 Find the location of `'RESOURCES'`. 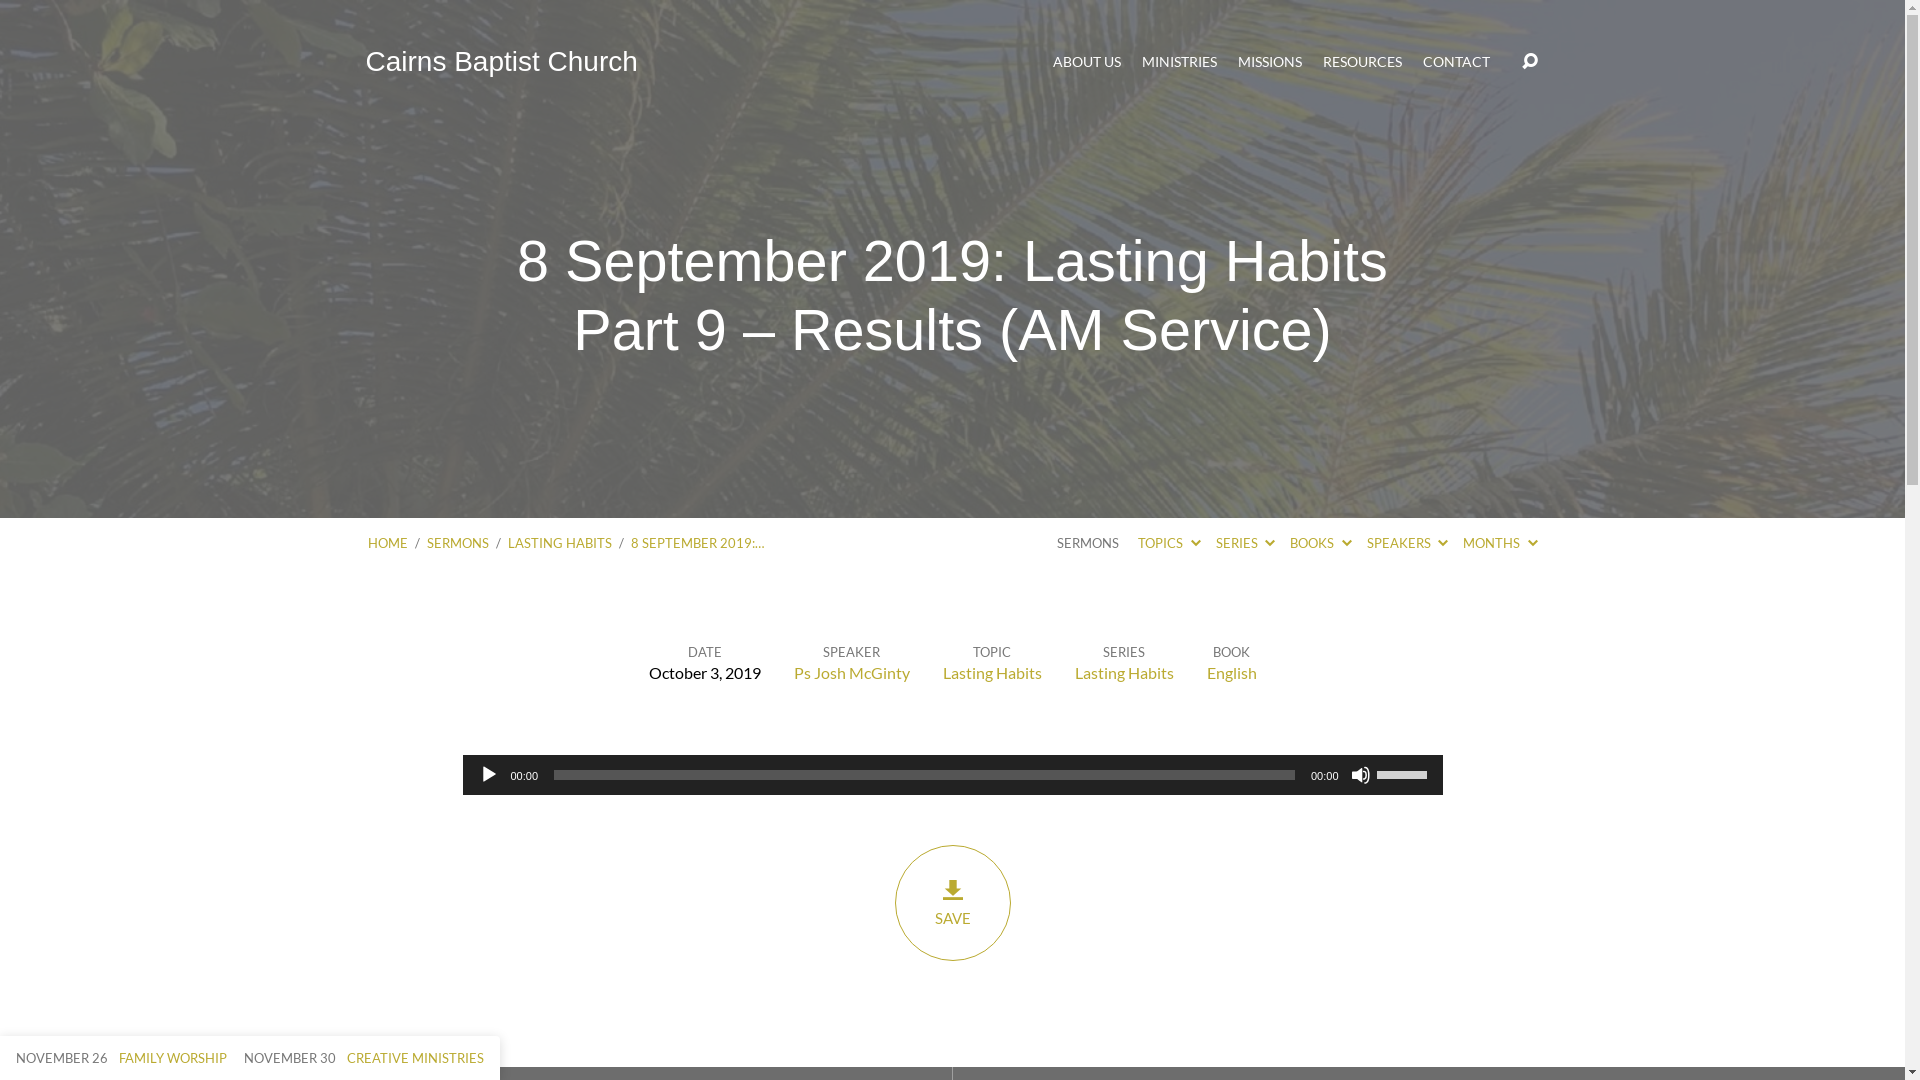

'RESOURCES' is located at coordinates (1361, 60).